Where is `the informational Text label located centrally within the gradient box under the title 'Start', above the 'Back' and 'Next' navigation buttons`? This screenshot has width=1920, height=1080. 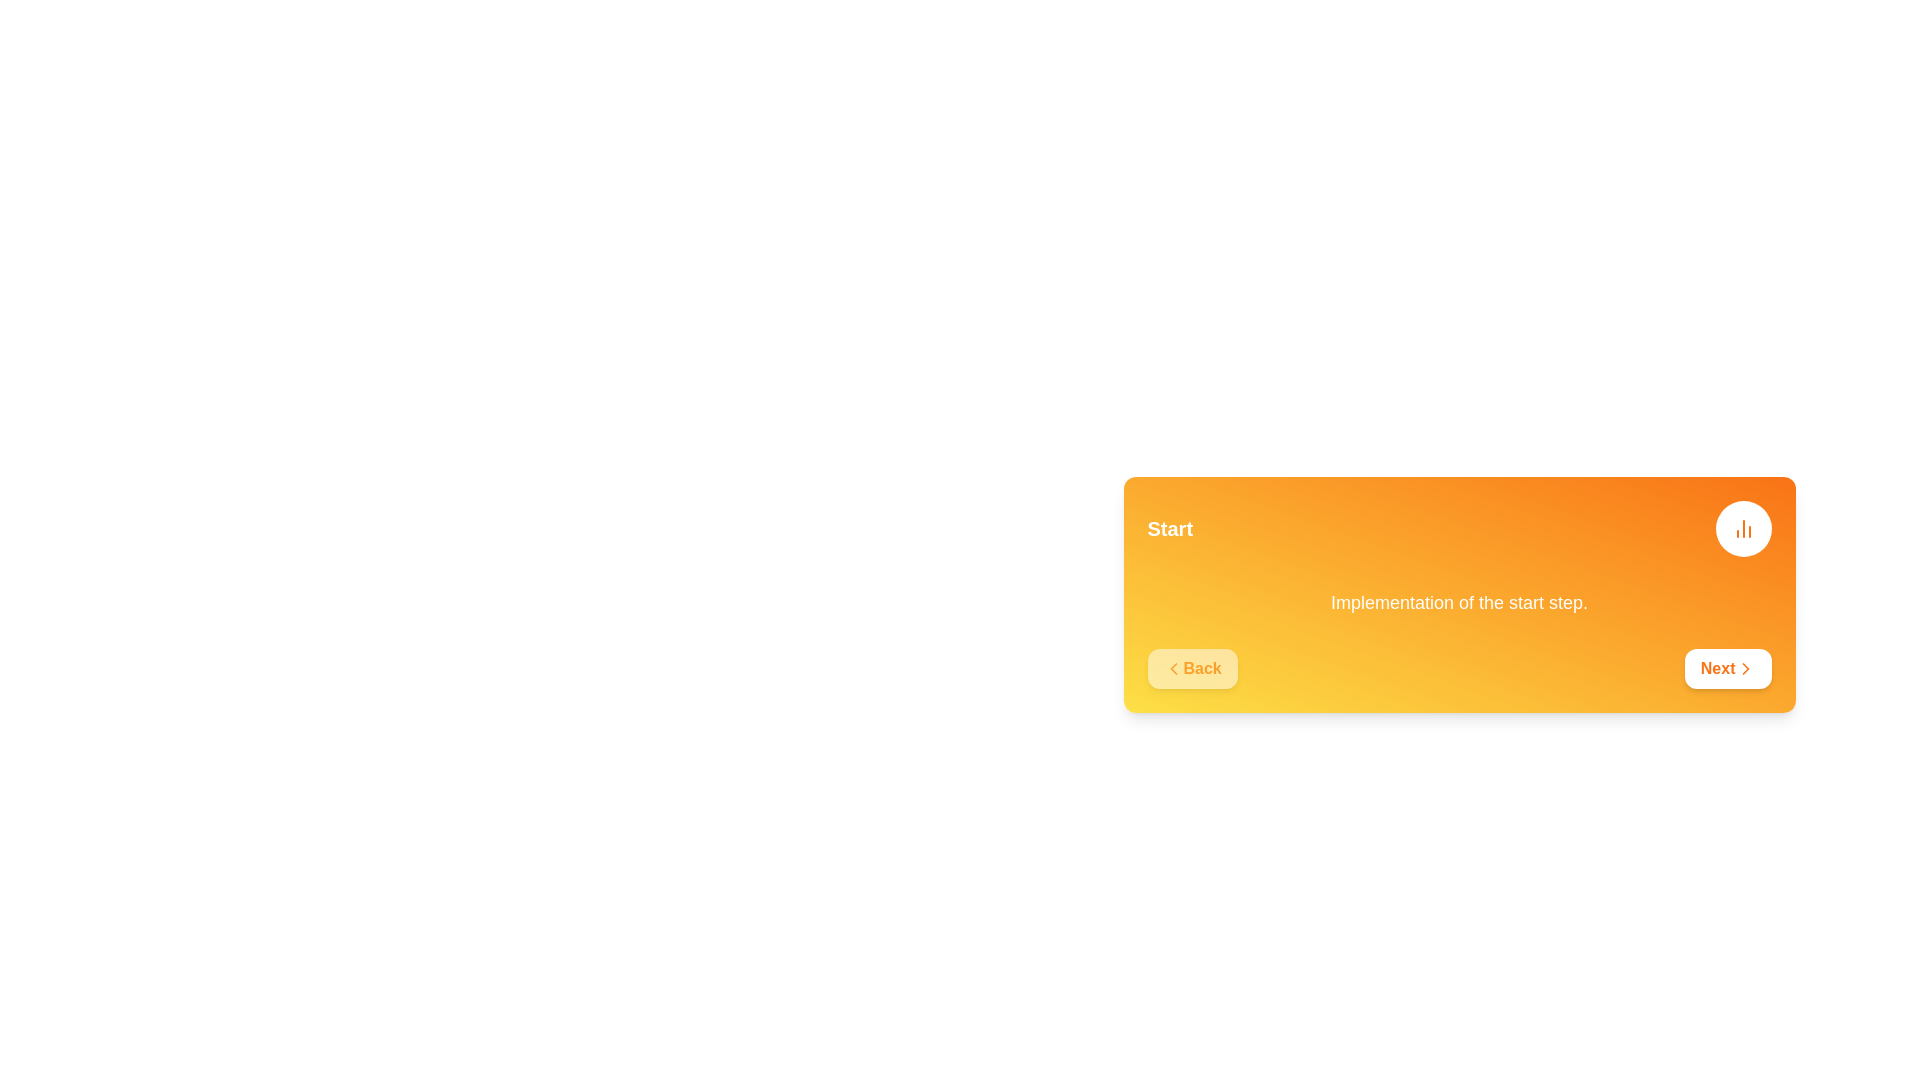 the informational Text label located centrally within the gradient box under the title 'Start', above the 'Back' and 'Next' navigation buttons is located at coordinates (1459, 601).